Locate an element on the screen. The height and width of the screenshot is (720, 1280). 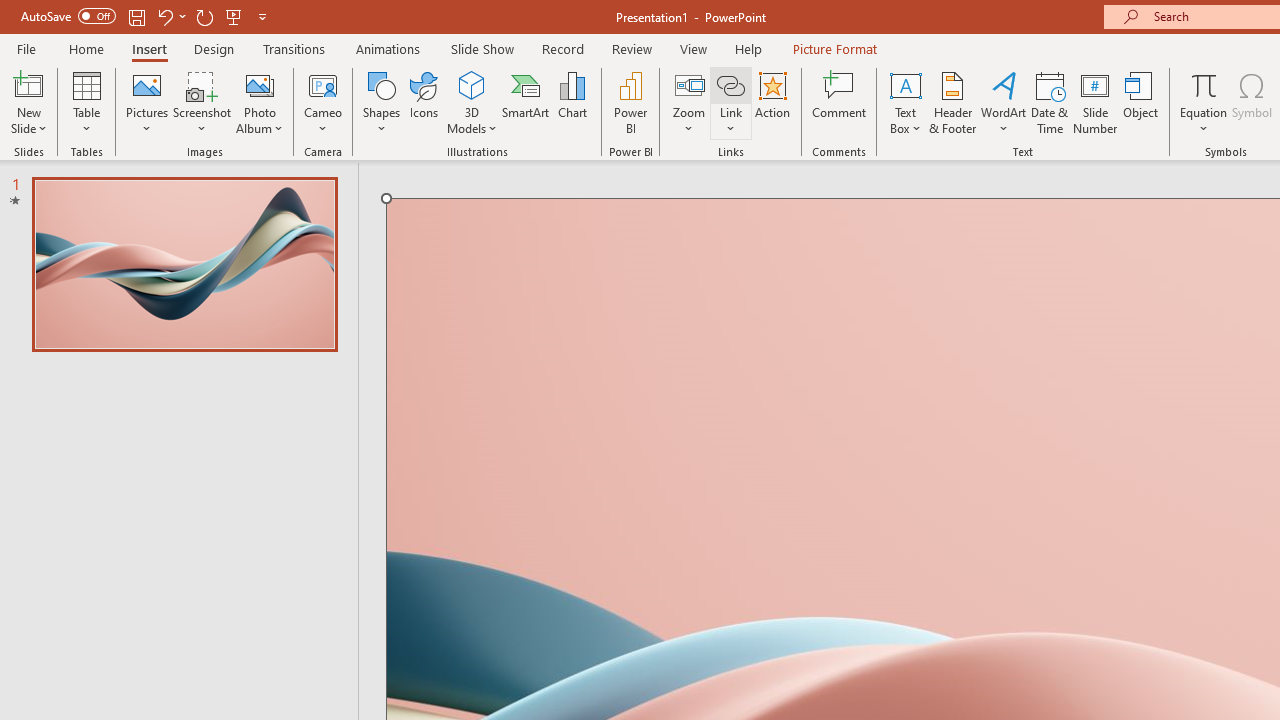
'Object...' is located at coordinates (1141, 103).